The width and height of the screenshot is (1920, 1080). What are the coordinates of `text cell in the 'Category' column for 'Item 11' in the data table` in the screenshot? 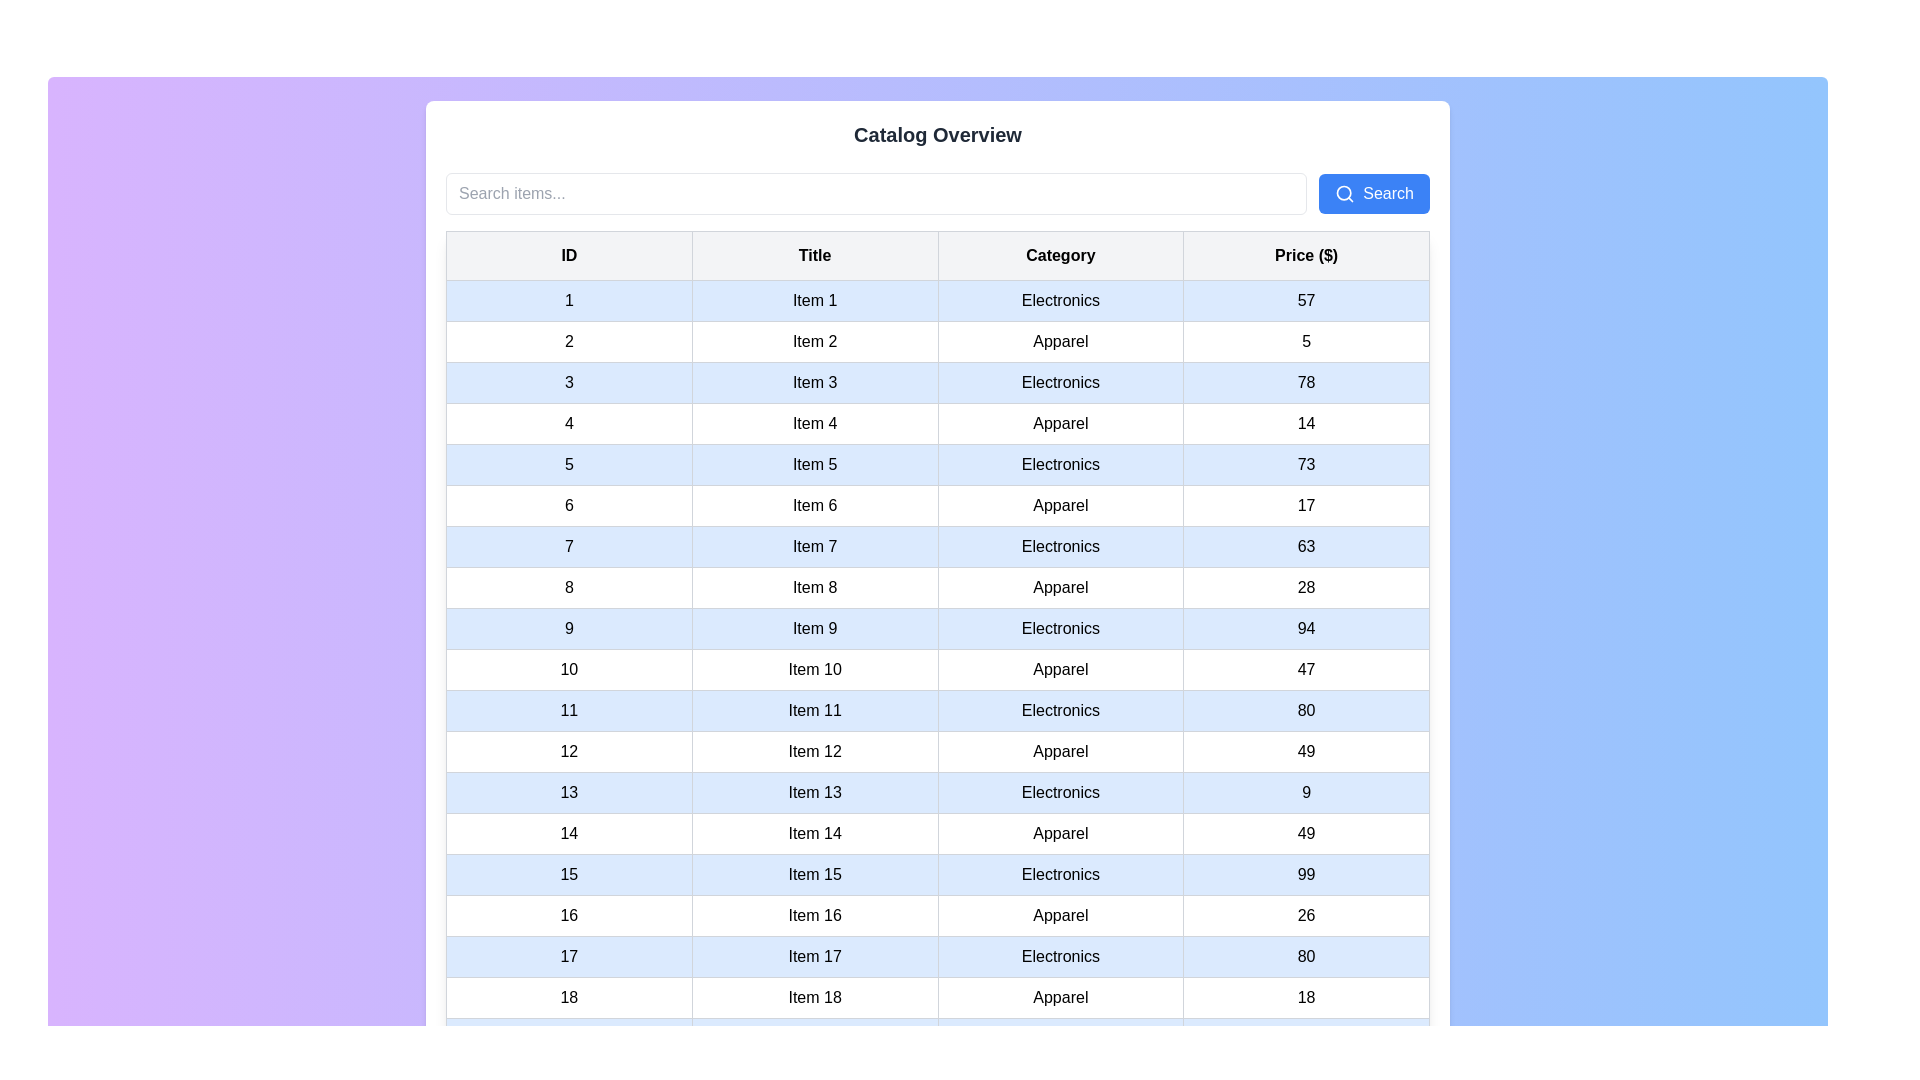 It's located at (1059, 709).